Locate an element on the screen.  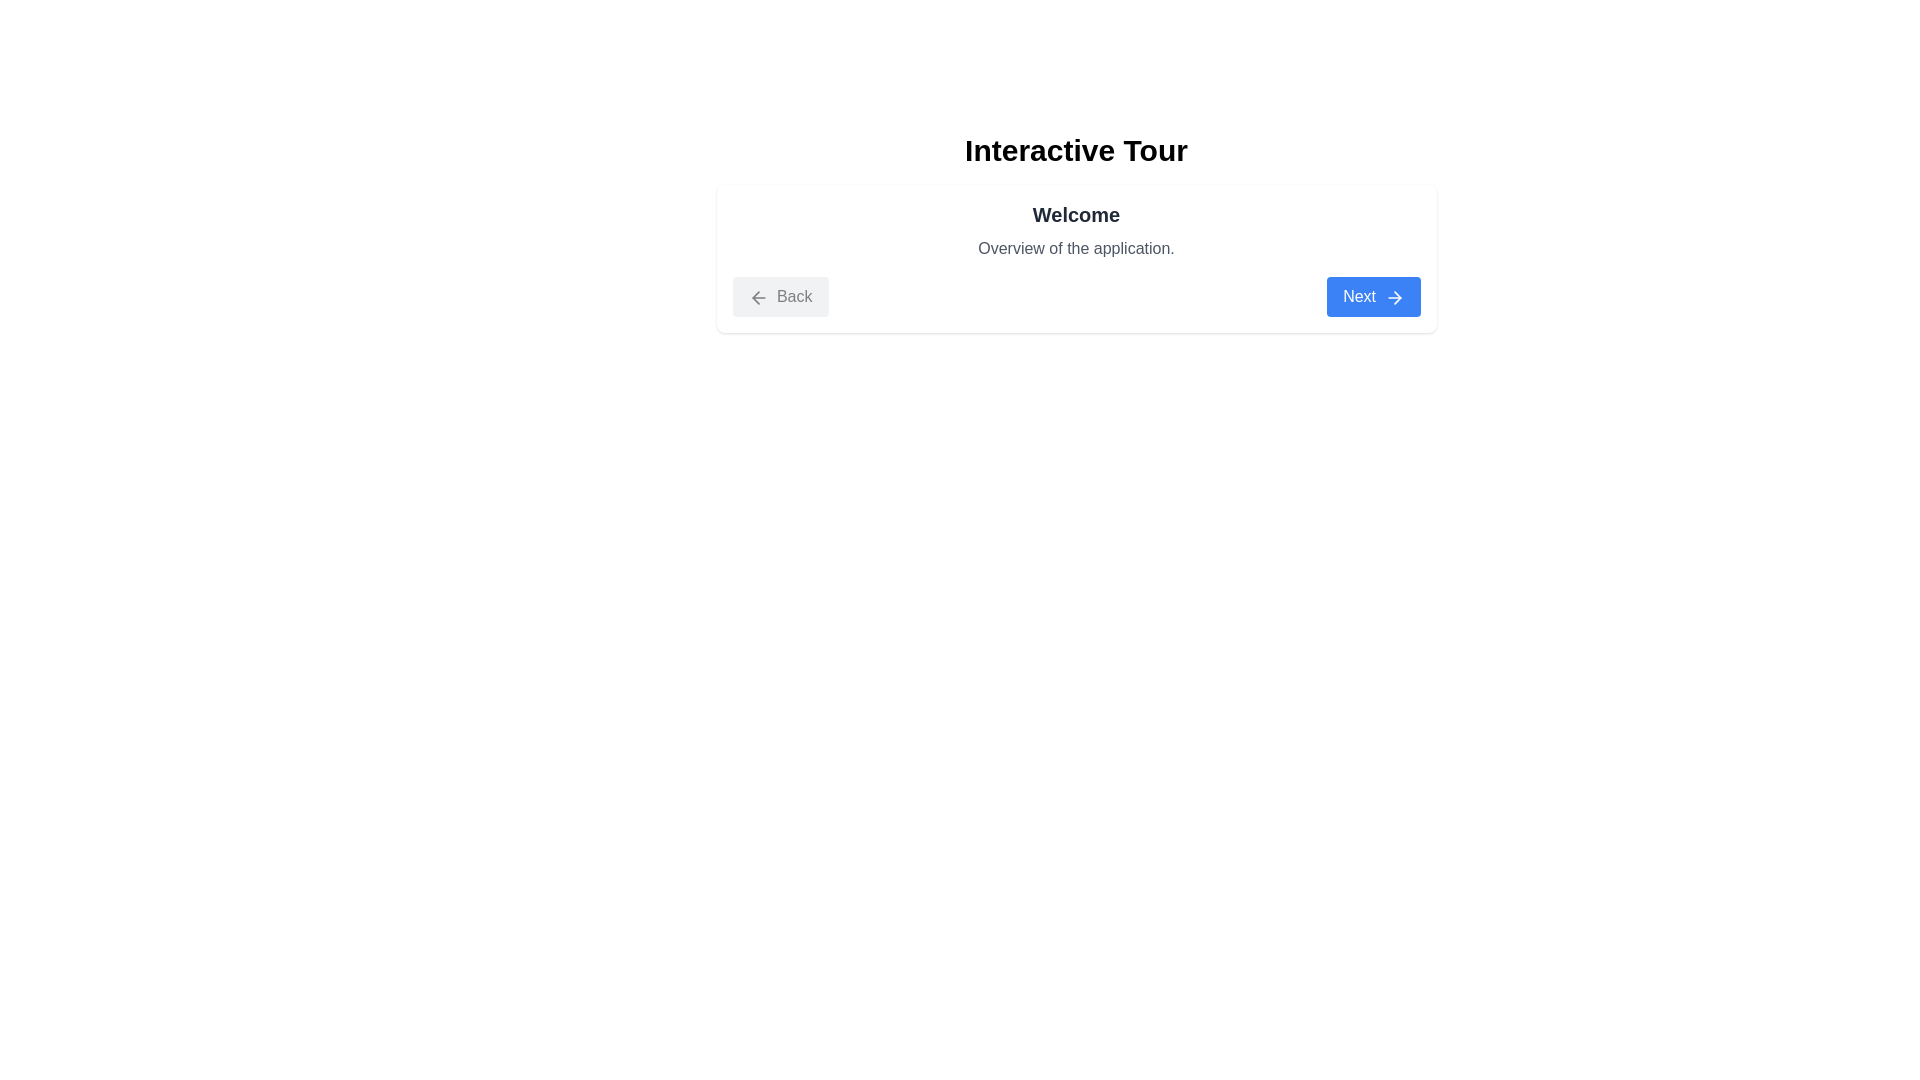
the static text label or heading that serves as a welcoming heading for the section, located above the 'Overview of the application' text and centrally positioned within a white, rounded rectangular box is located at coordinates (1075, 215).